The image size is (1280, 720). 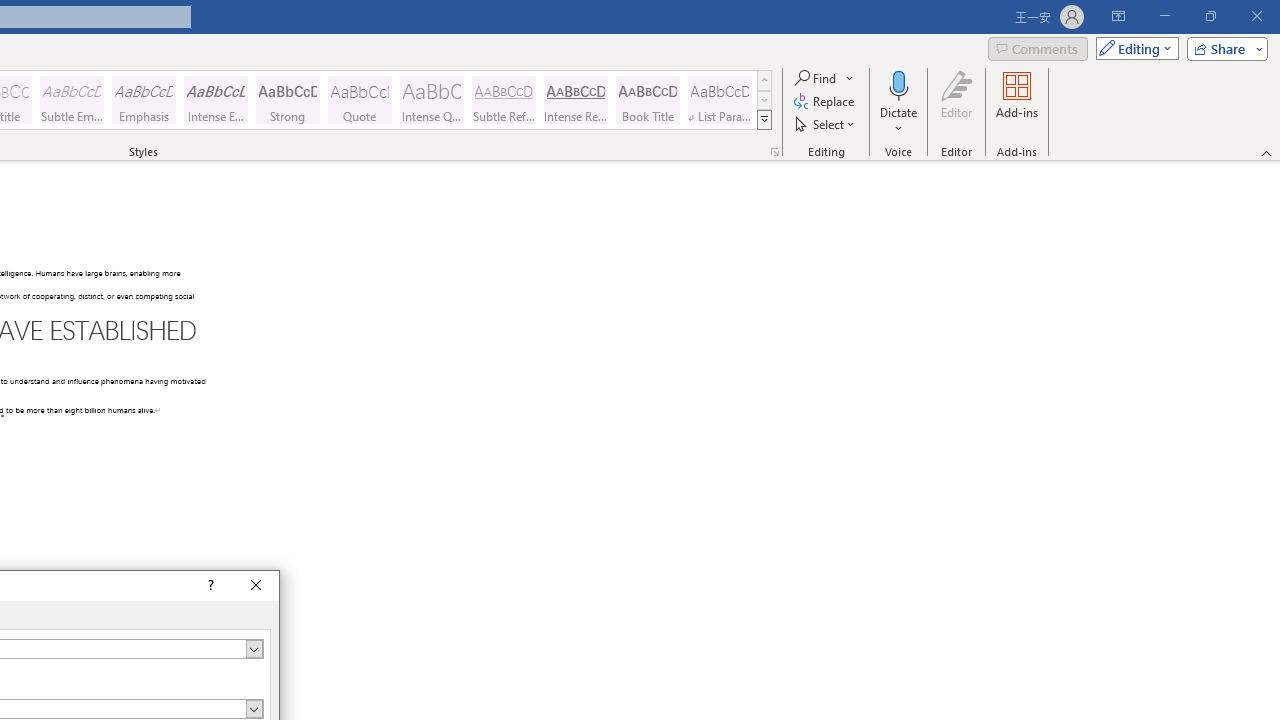 What do you see at coordinates (955, 103) in the screenshot?
I see `'Editor'` at bounding box center [955, 103].